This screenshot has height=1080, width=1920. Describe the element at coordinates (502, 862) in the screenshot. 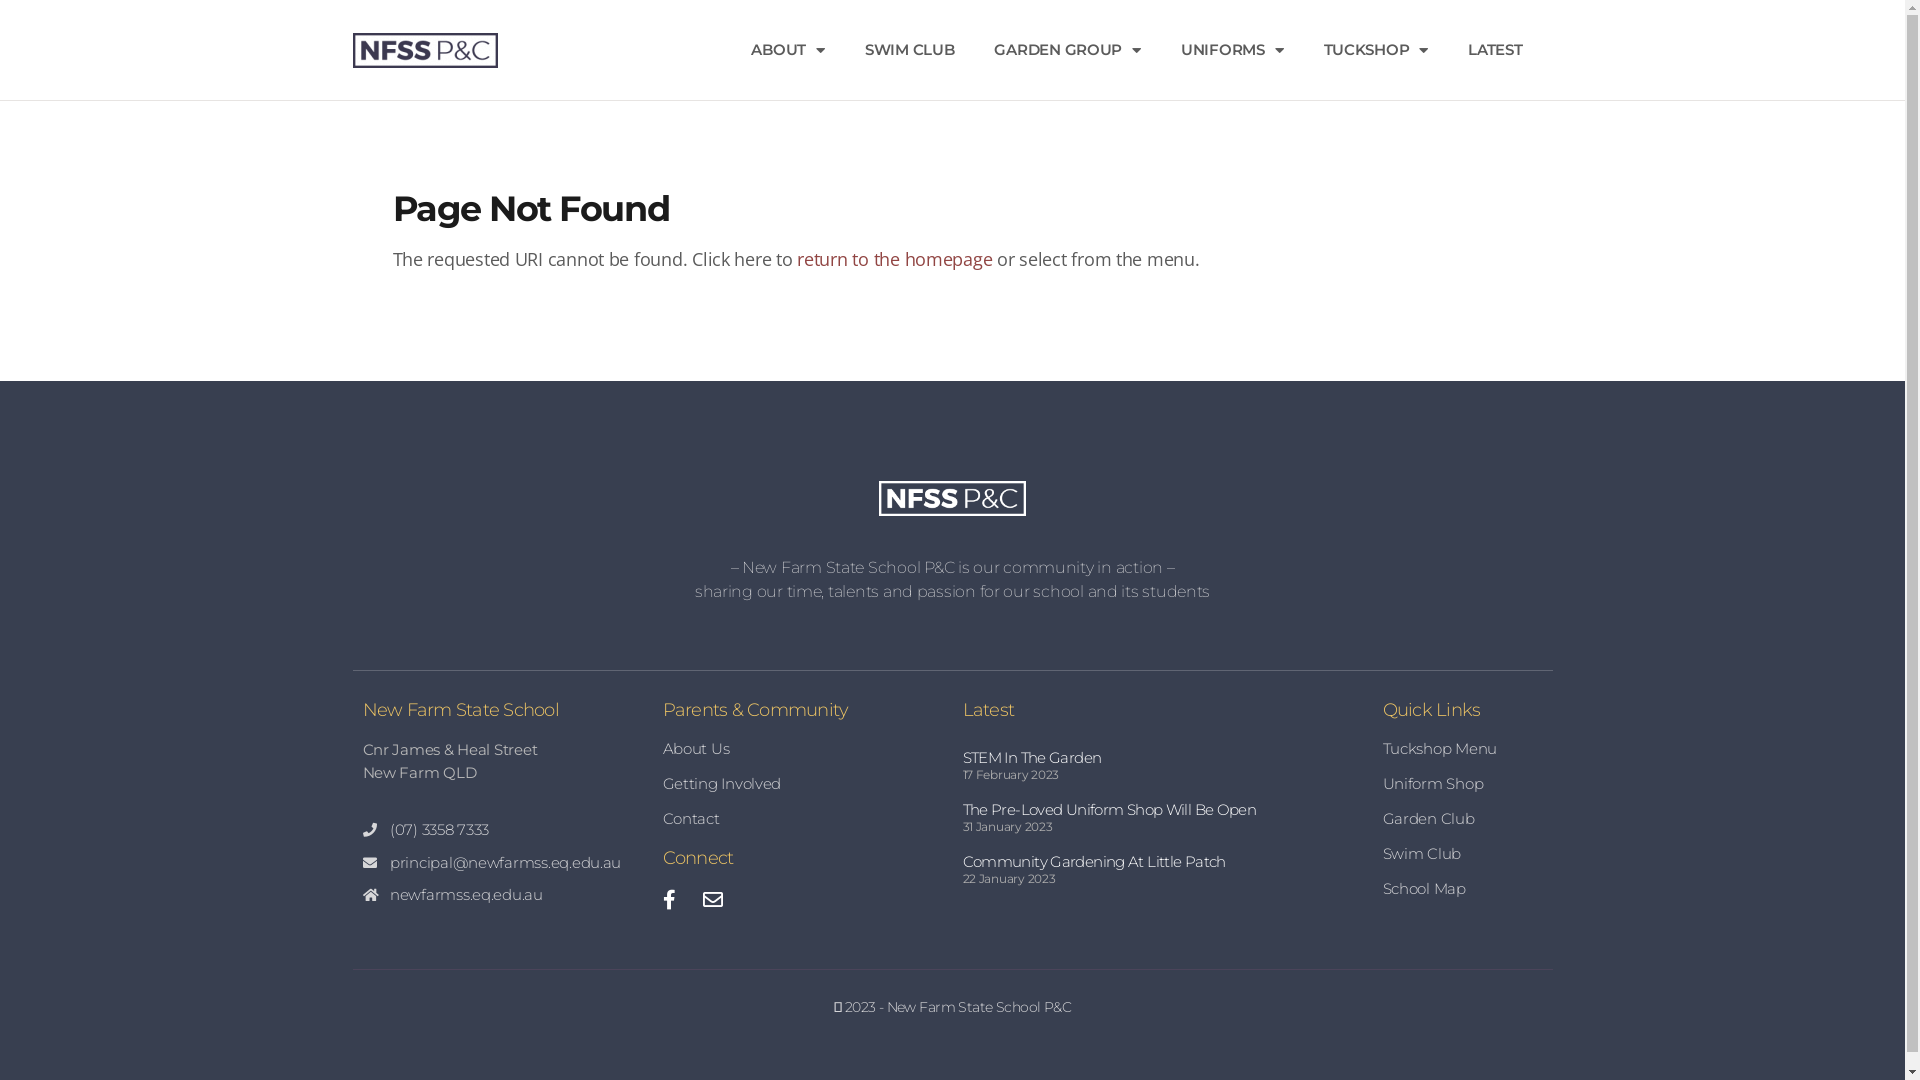

I see `'principal@newfarmss.eq.edu.au'` at that location.